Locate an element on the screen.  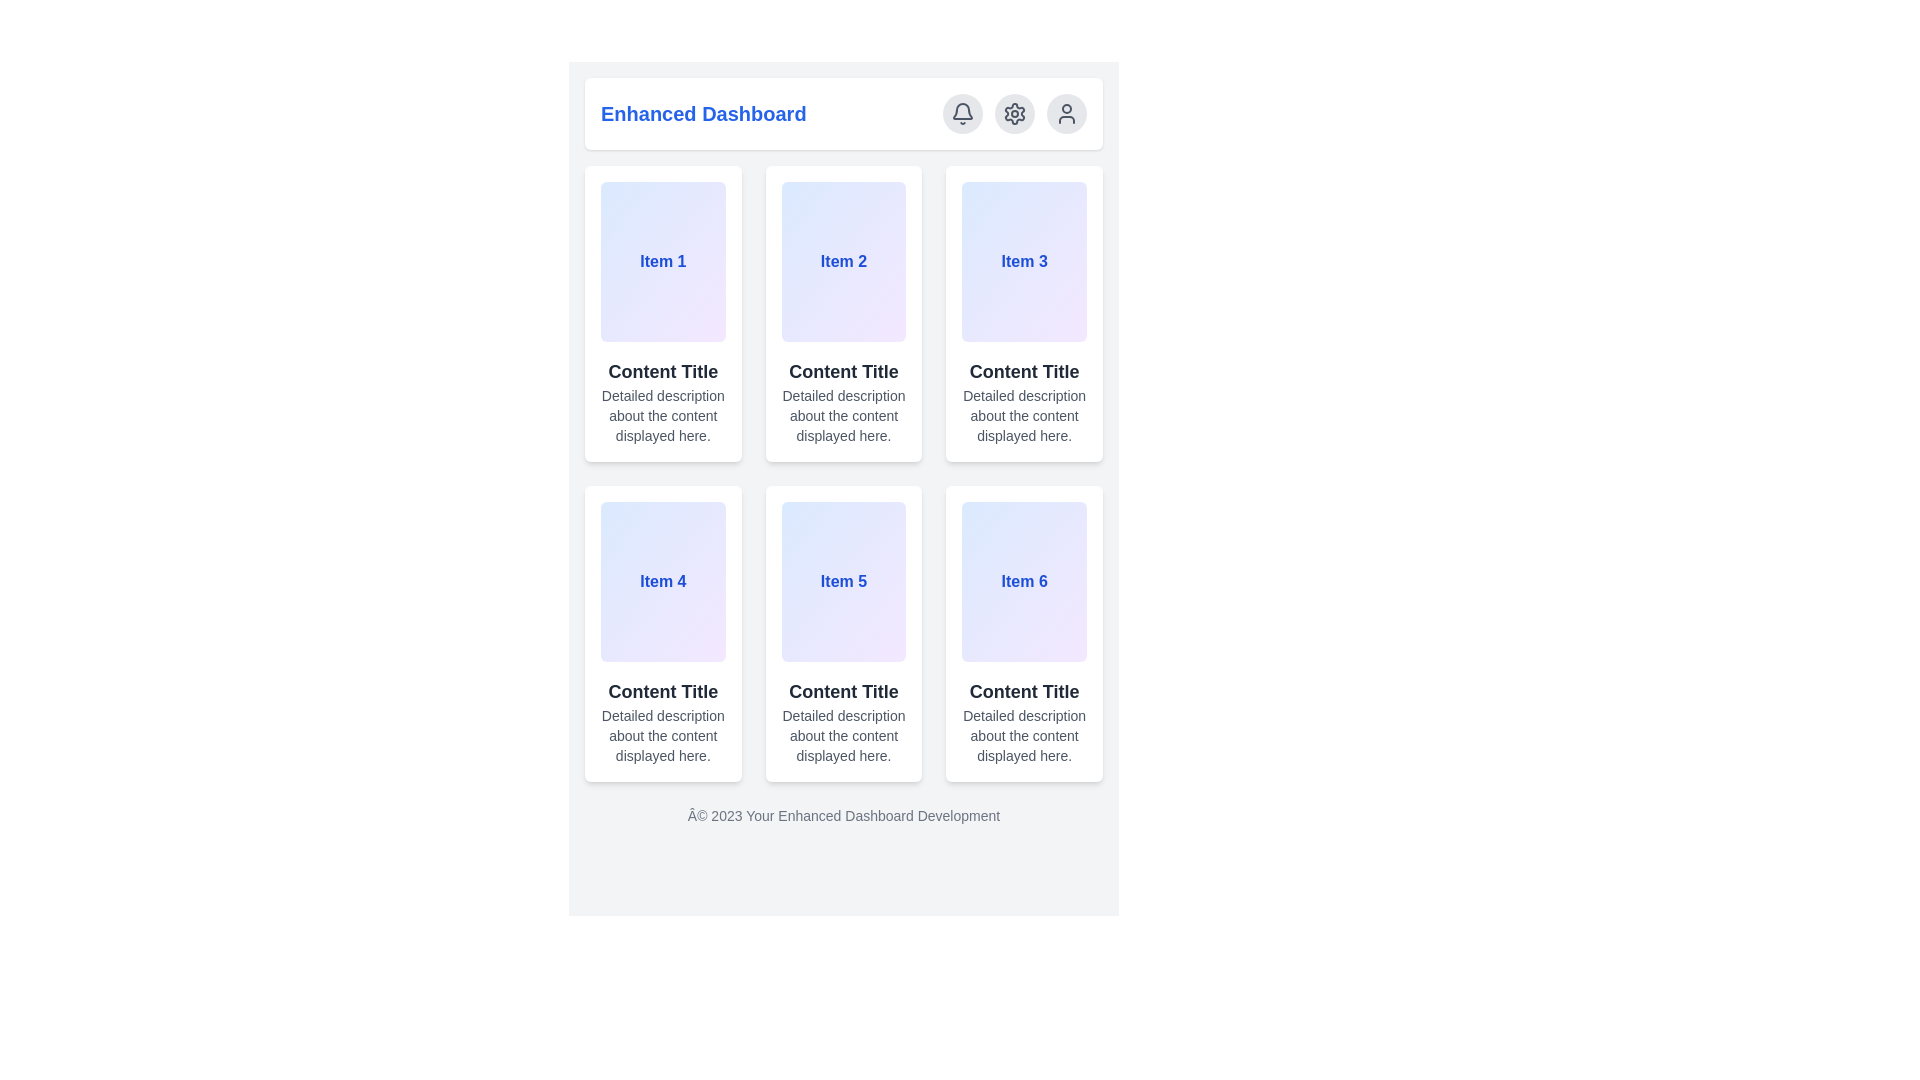
the first card is located at coordinates (663, 261).